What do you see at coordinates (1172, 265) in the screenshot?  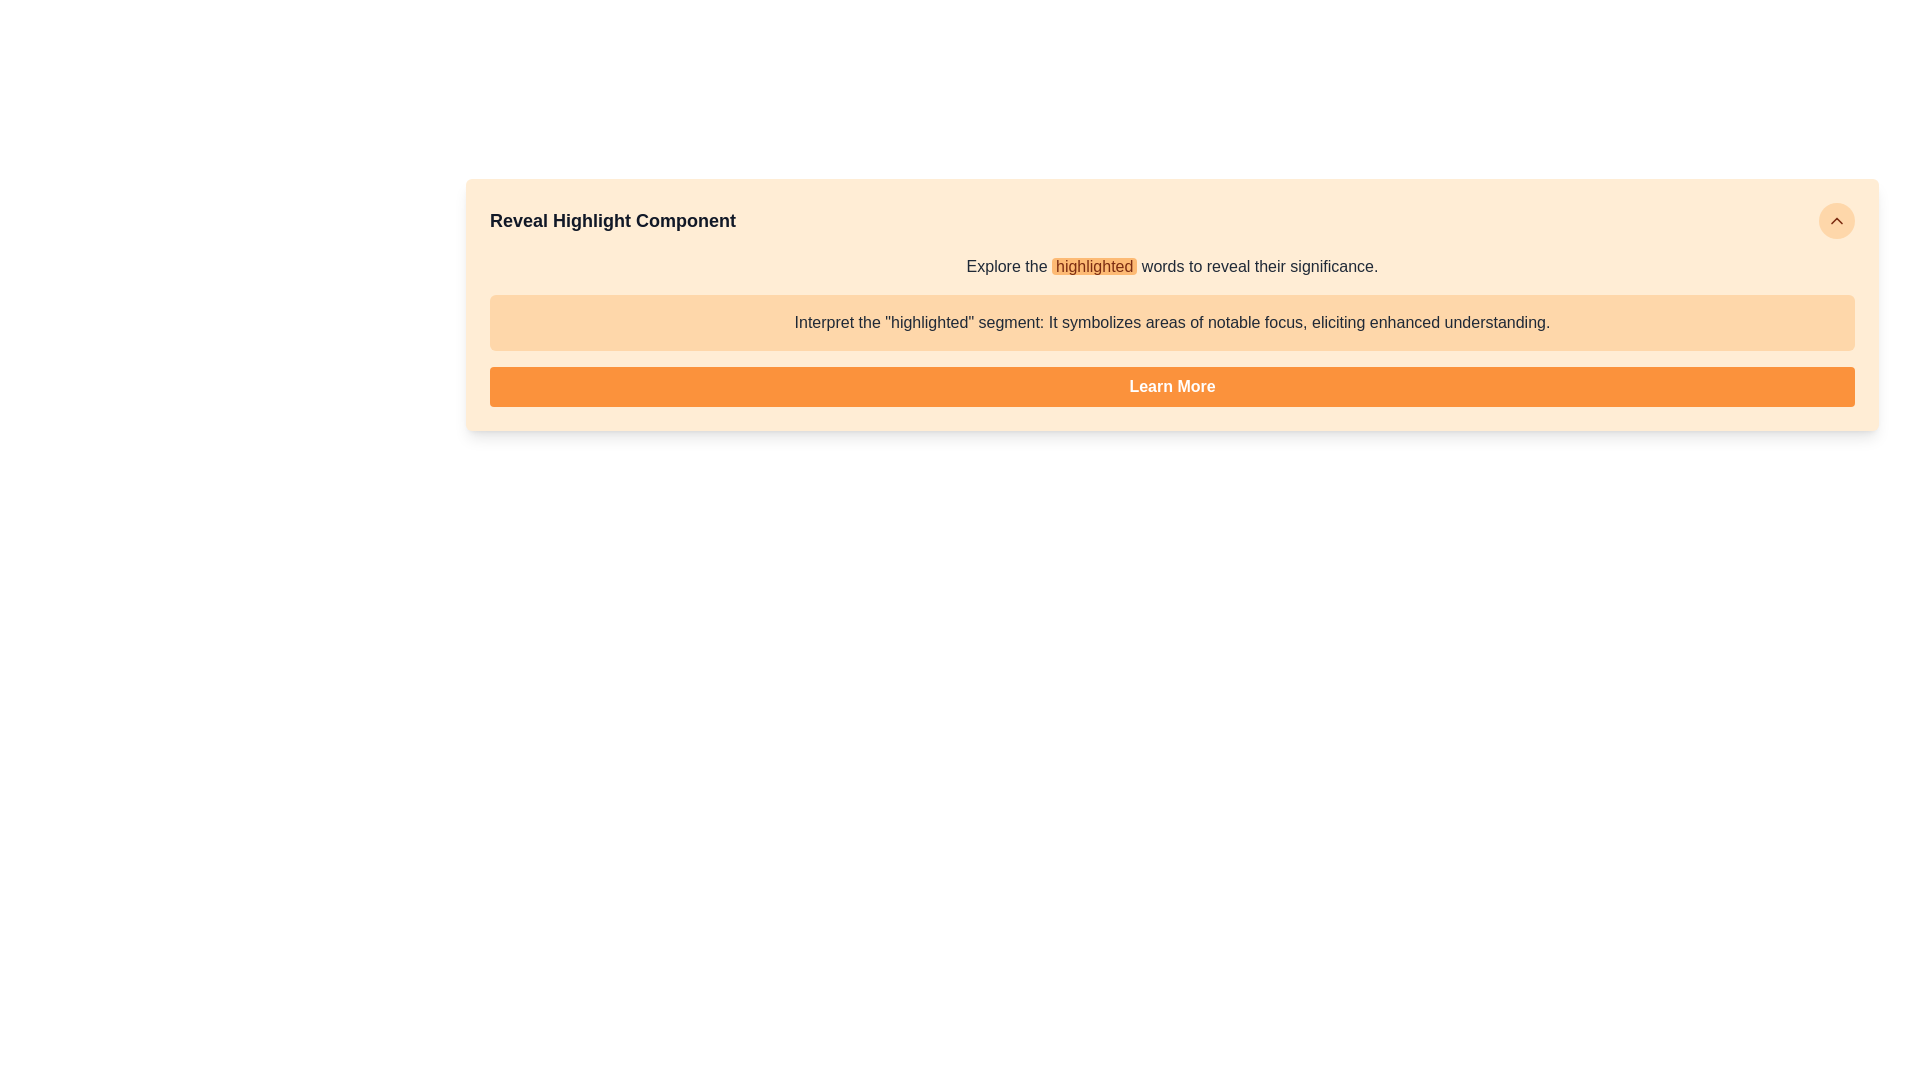 I see `the centrally positioned Text label that conveys instructions or information, located below the title 'Reveal Highlight Component' and above the description 'Interpret the highlighted segment.'` at bounding box center [1172, 265].